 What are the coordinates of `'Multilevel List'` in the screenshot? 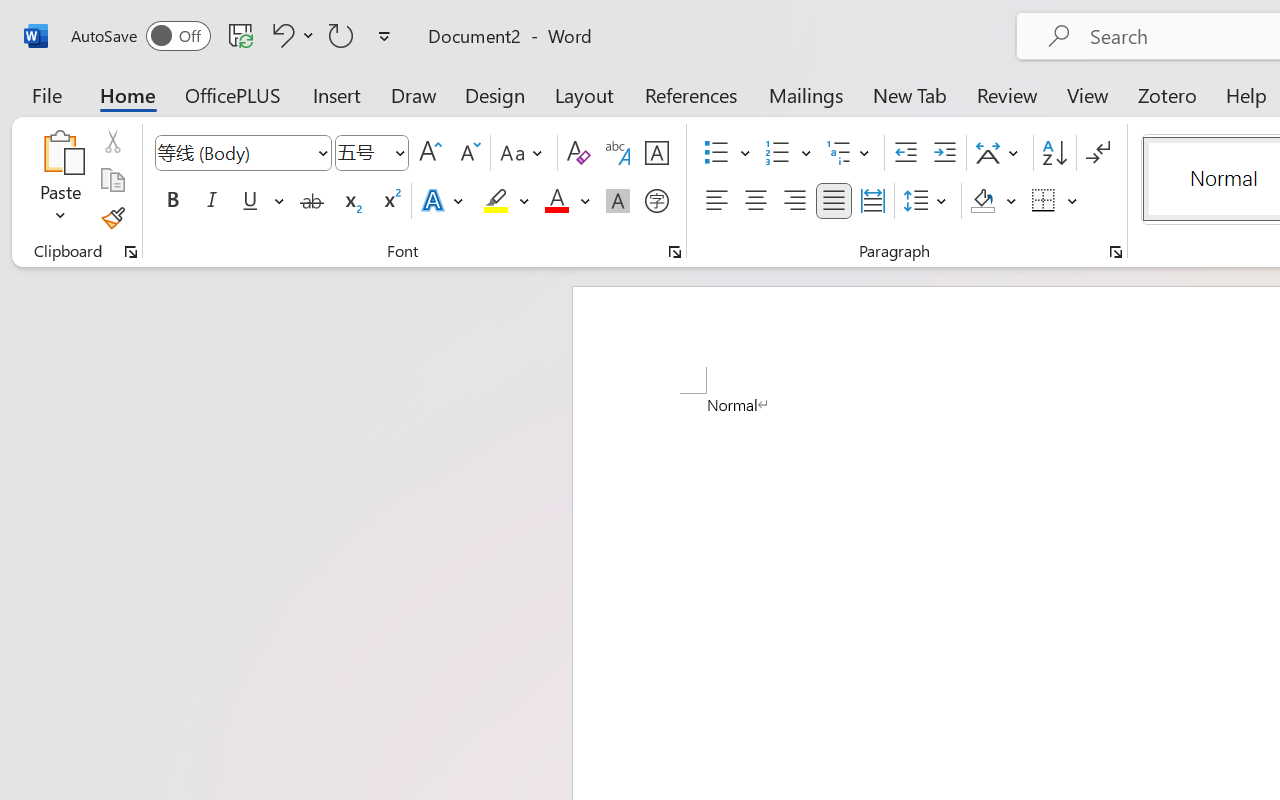 It's located at (850, 153).